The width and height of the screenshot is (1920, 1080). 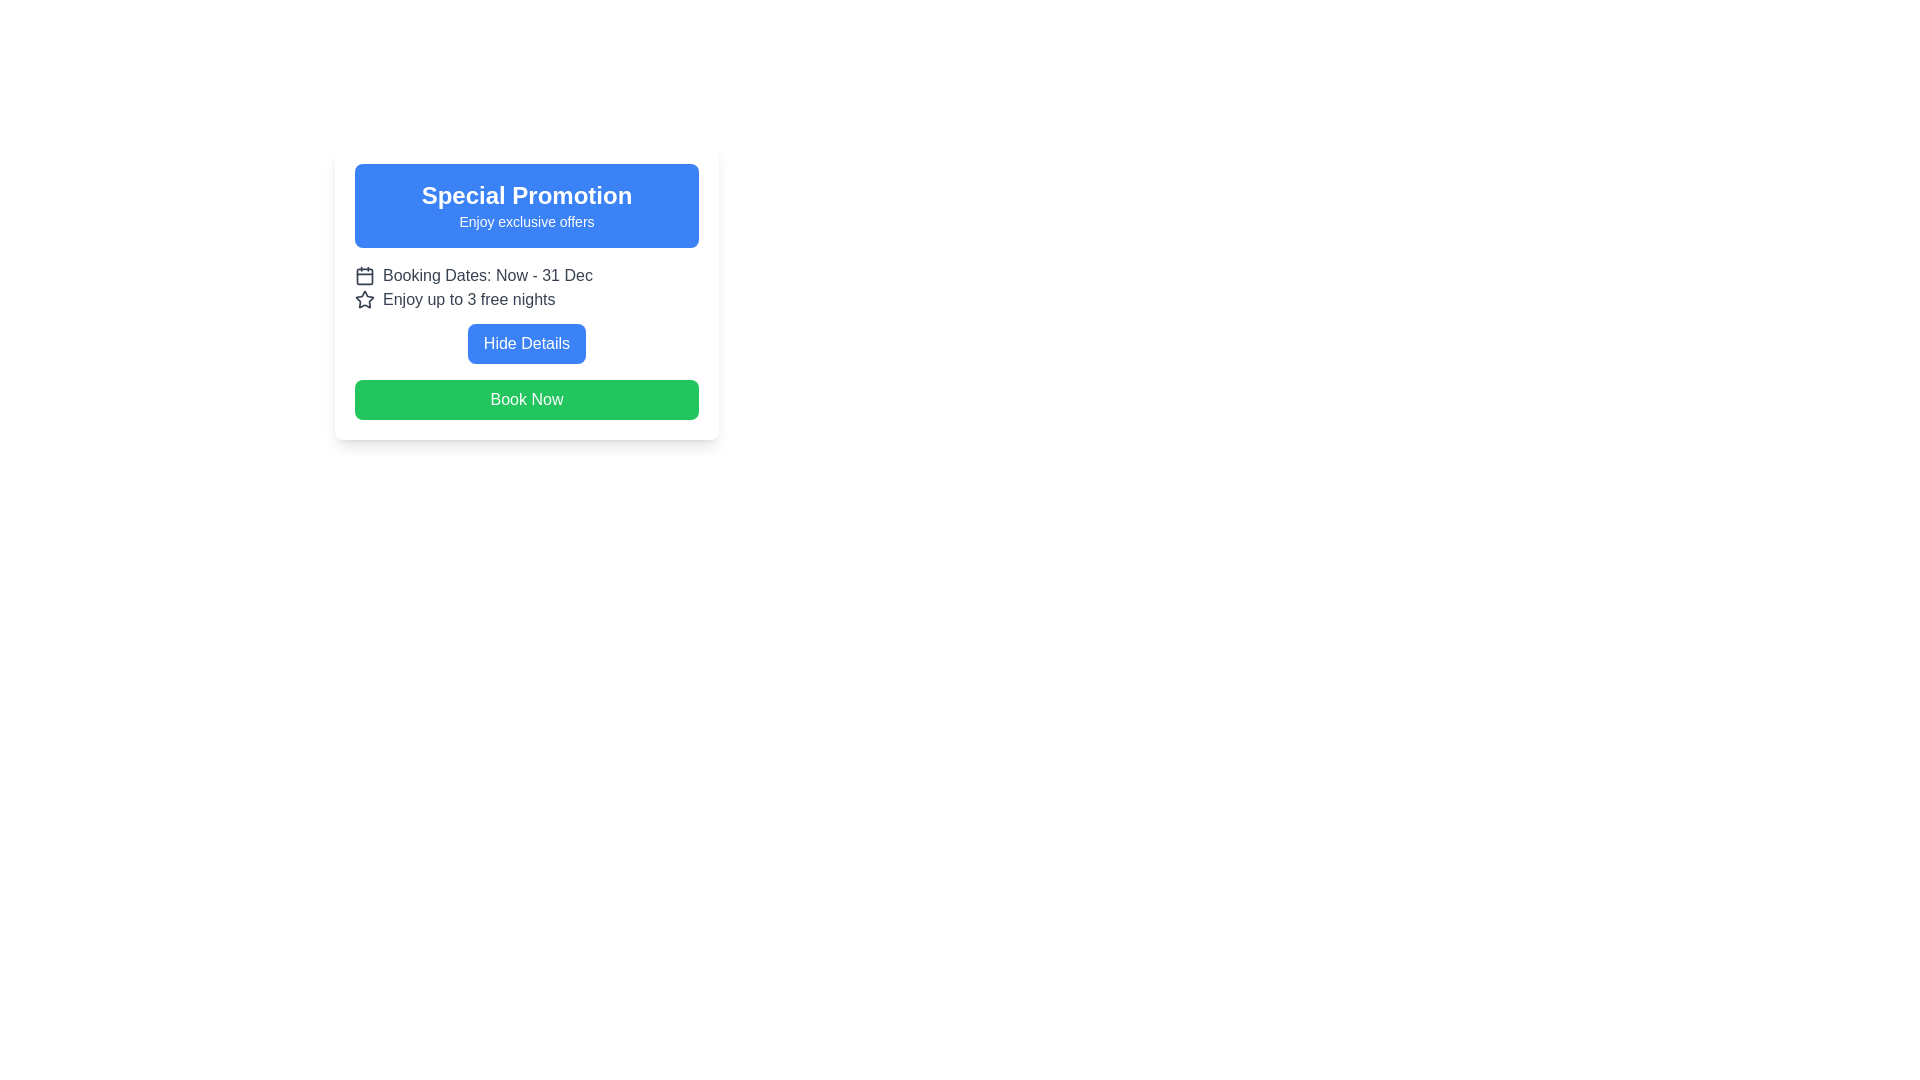 I want to click on the promotional Text label that conveys an offer for up to three free nights, located horizontally next to a star icon, below the 'Booking Dates: Now - 31 Dec' text and above the 'Hide Details' button, so click(x=468, y=300).